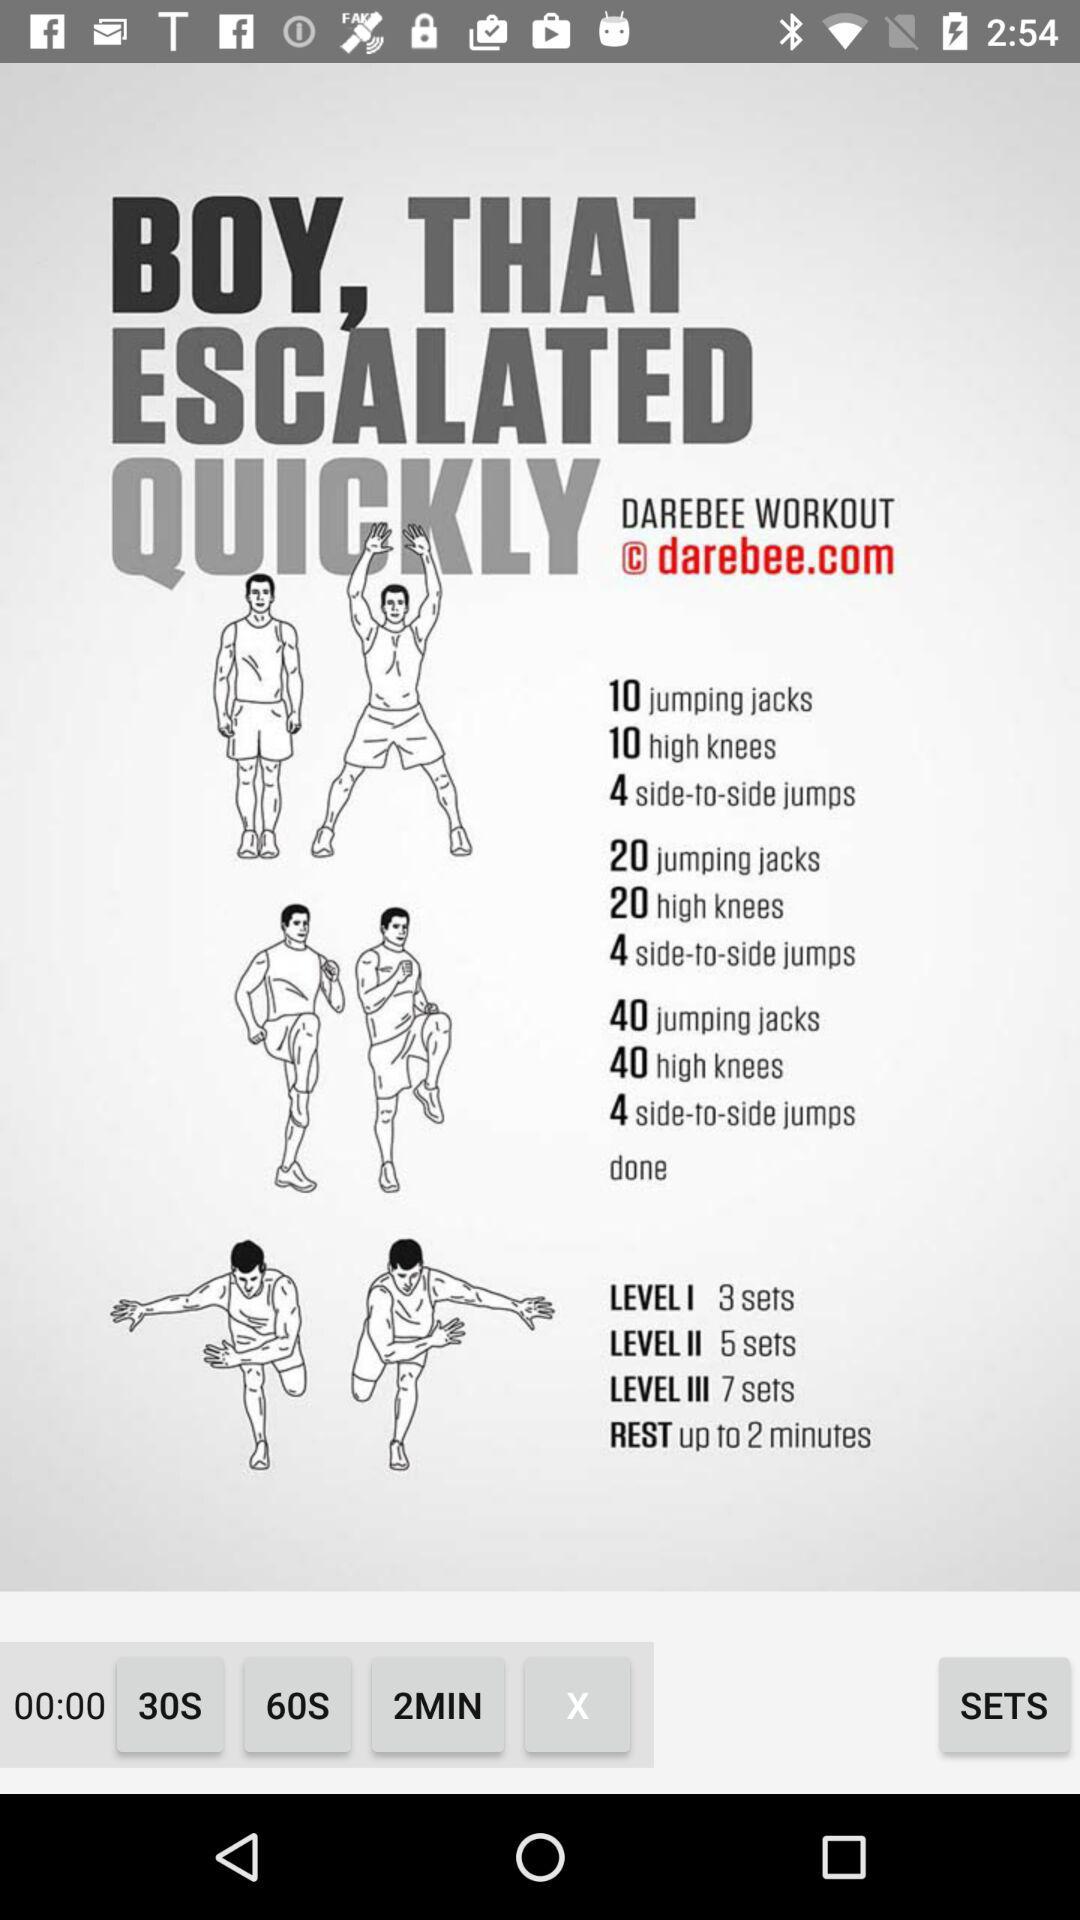 The width and height of the screenshot is (1080, 1920). What do you see at coordinates (1004, 1703) in the screenshot?
I see `the item to the right of the x item` at bounding box center [1004, 1703].